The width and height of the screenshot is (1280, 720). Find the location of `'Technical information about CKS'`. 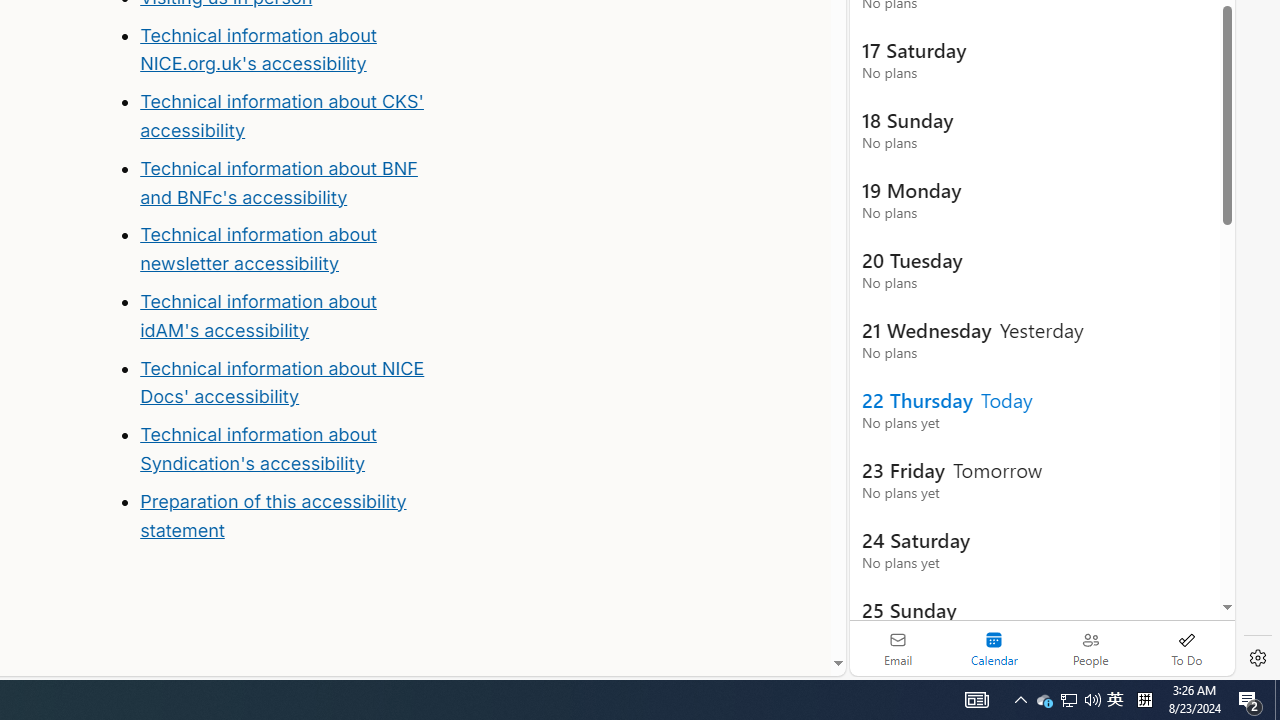

'Technical information about CKS' is located at coordinates (280, 116).